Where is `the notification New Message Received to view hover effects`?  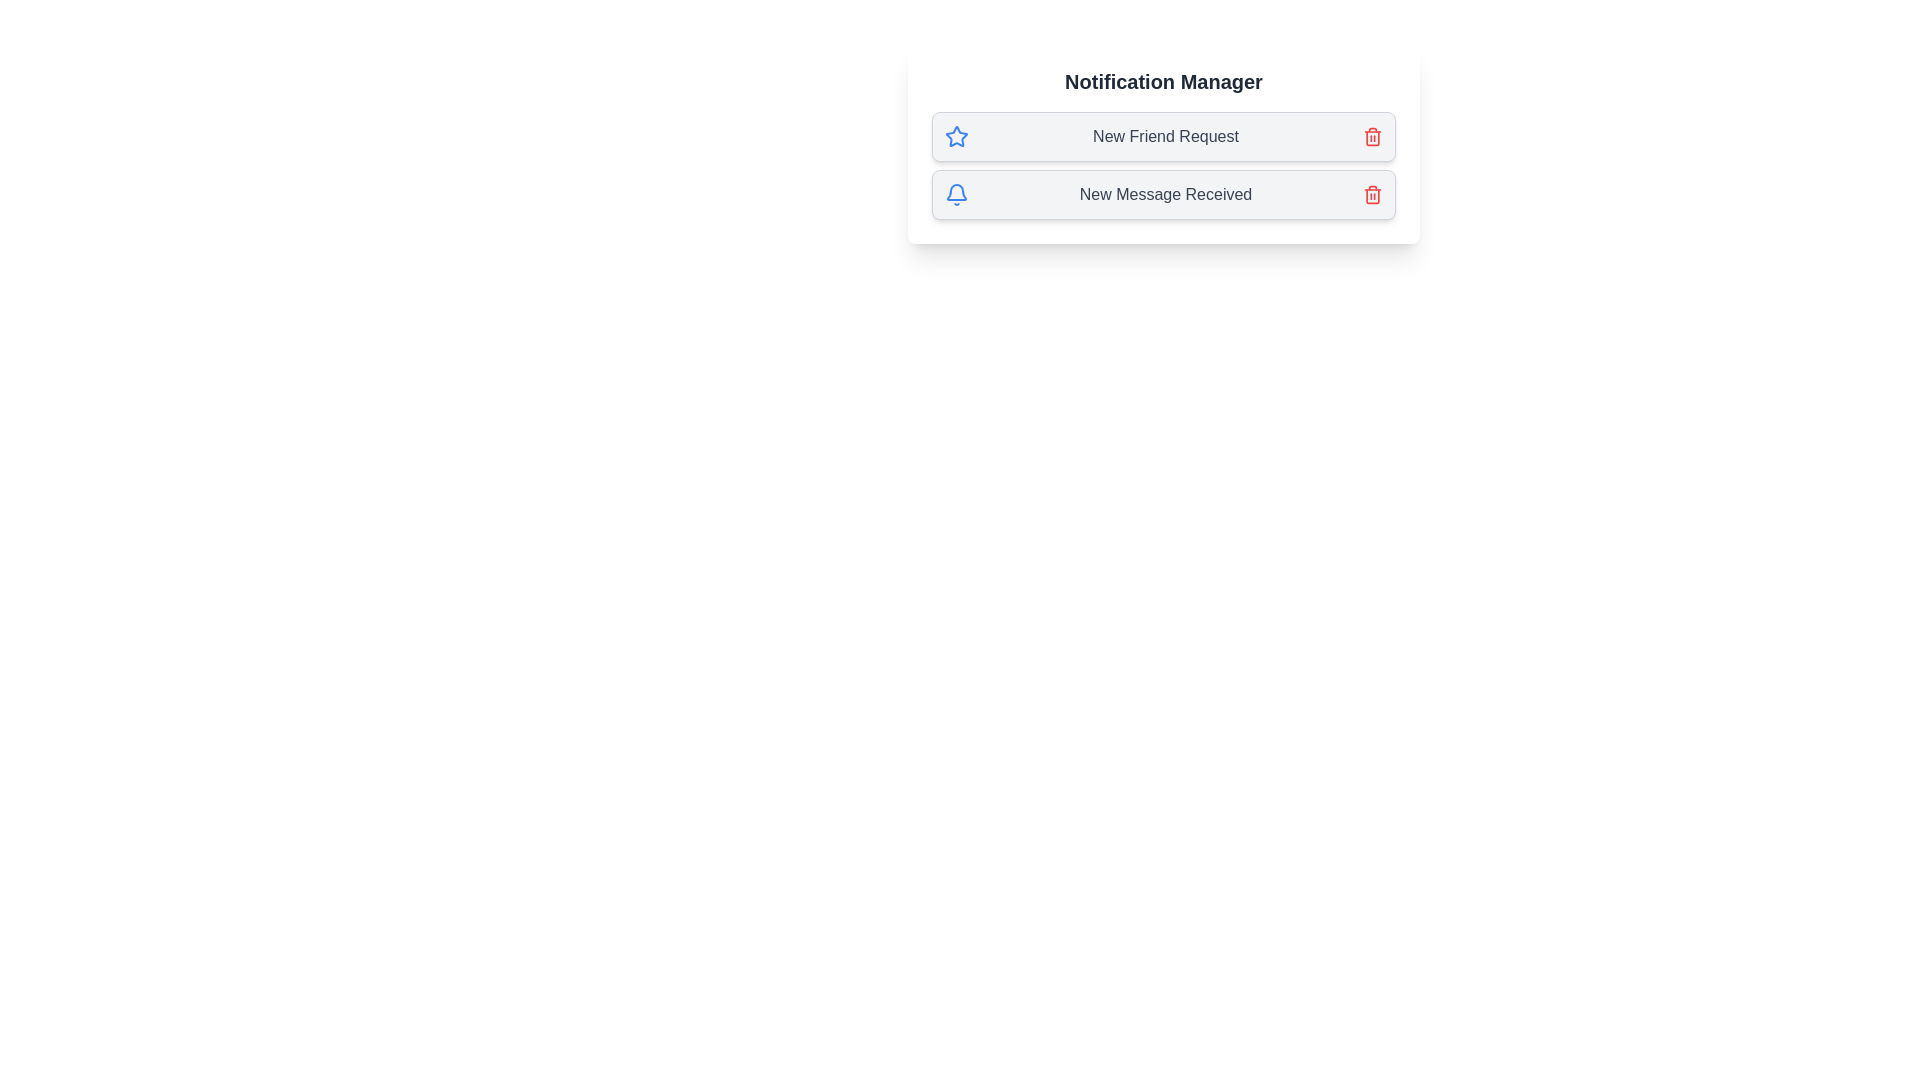
the notification New Message Received to view hover effects is located at coordinates (1163, 195).